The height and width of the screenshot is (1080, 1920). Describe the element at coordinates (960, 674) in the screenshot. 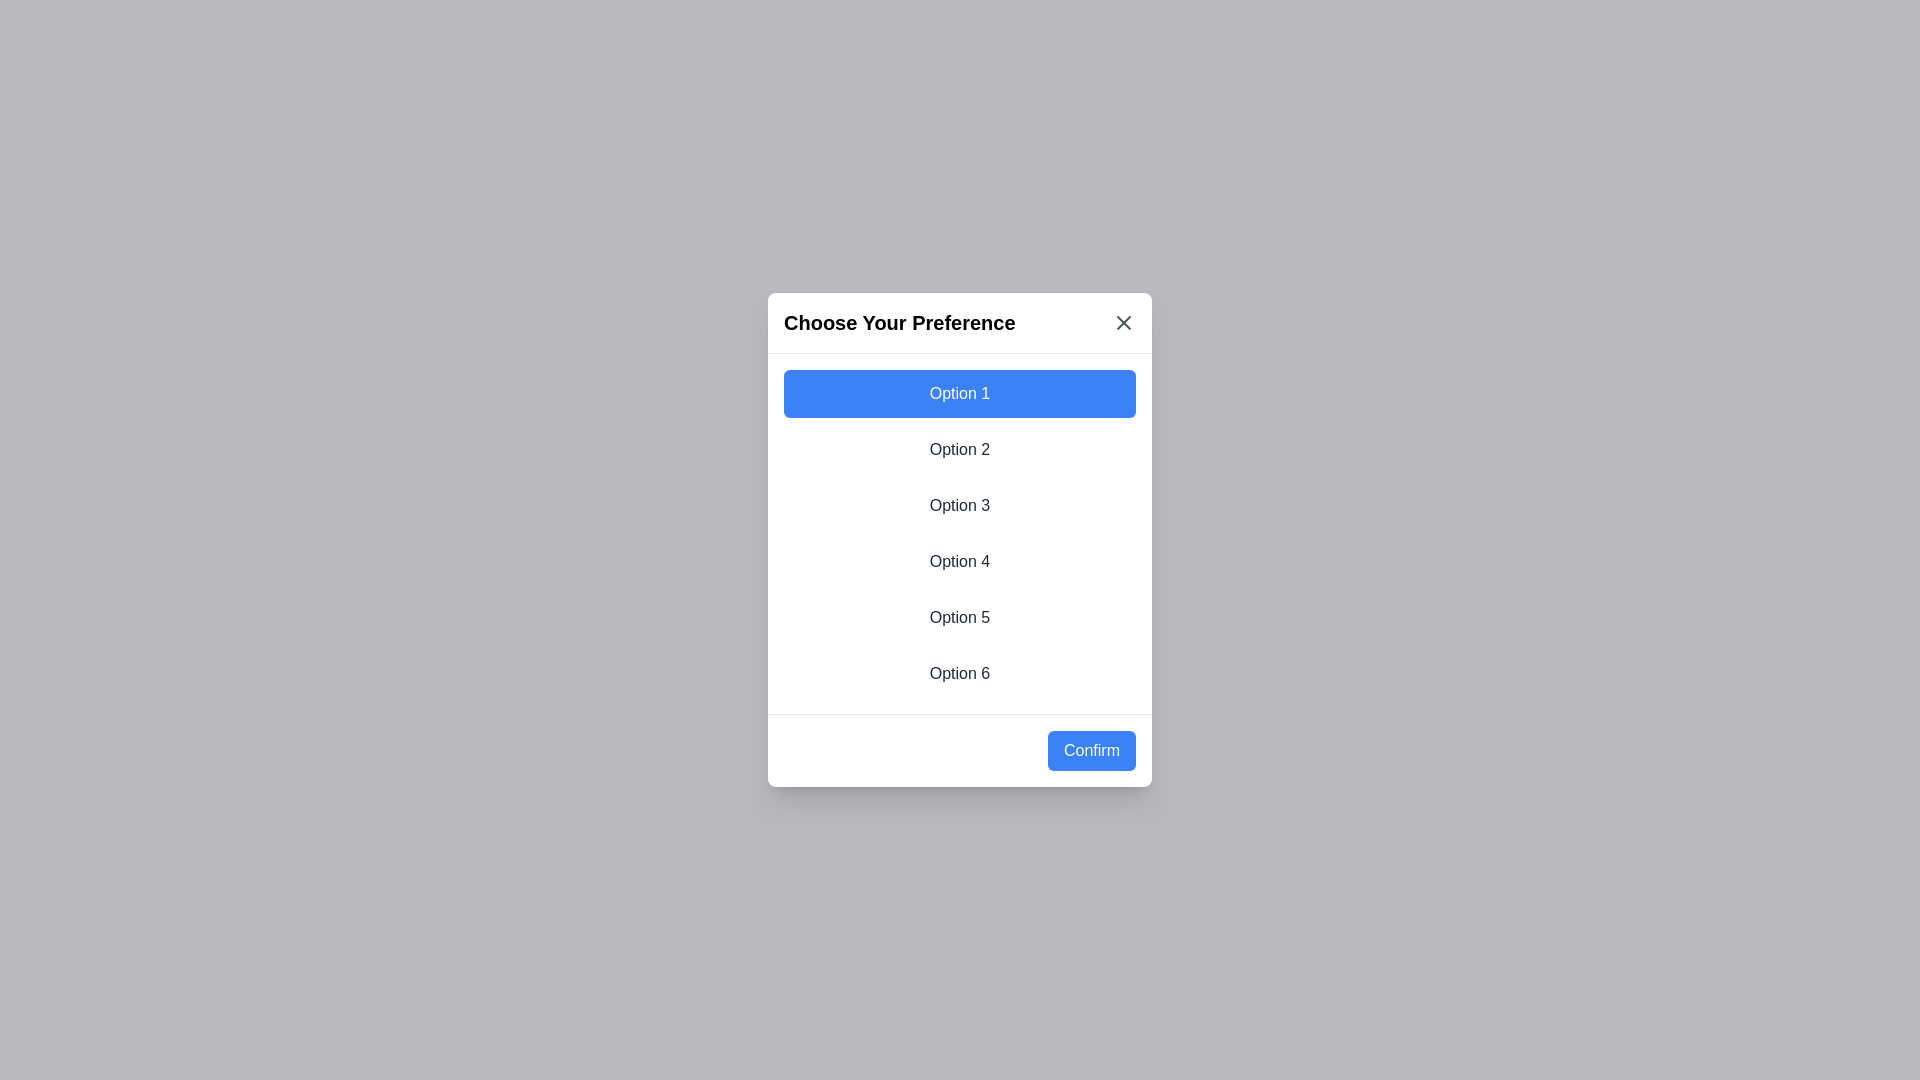

I see `the option 6 from the list` at that location.